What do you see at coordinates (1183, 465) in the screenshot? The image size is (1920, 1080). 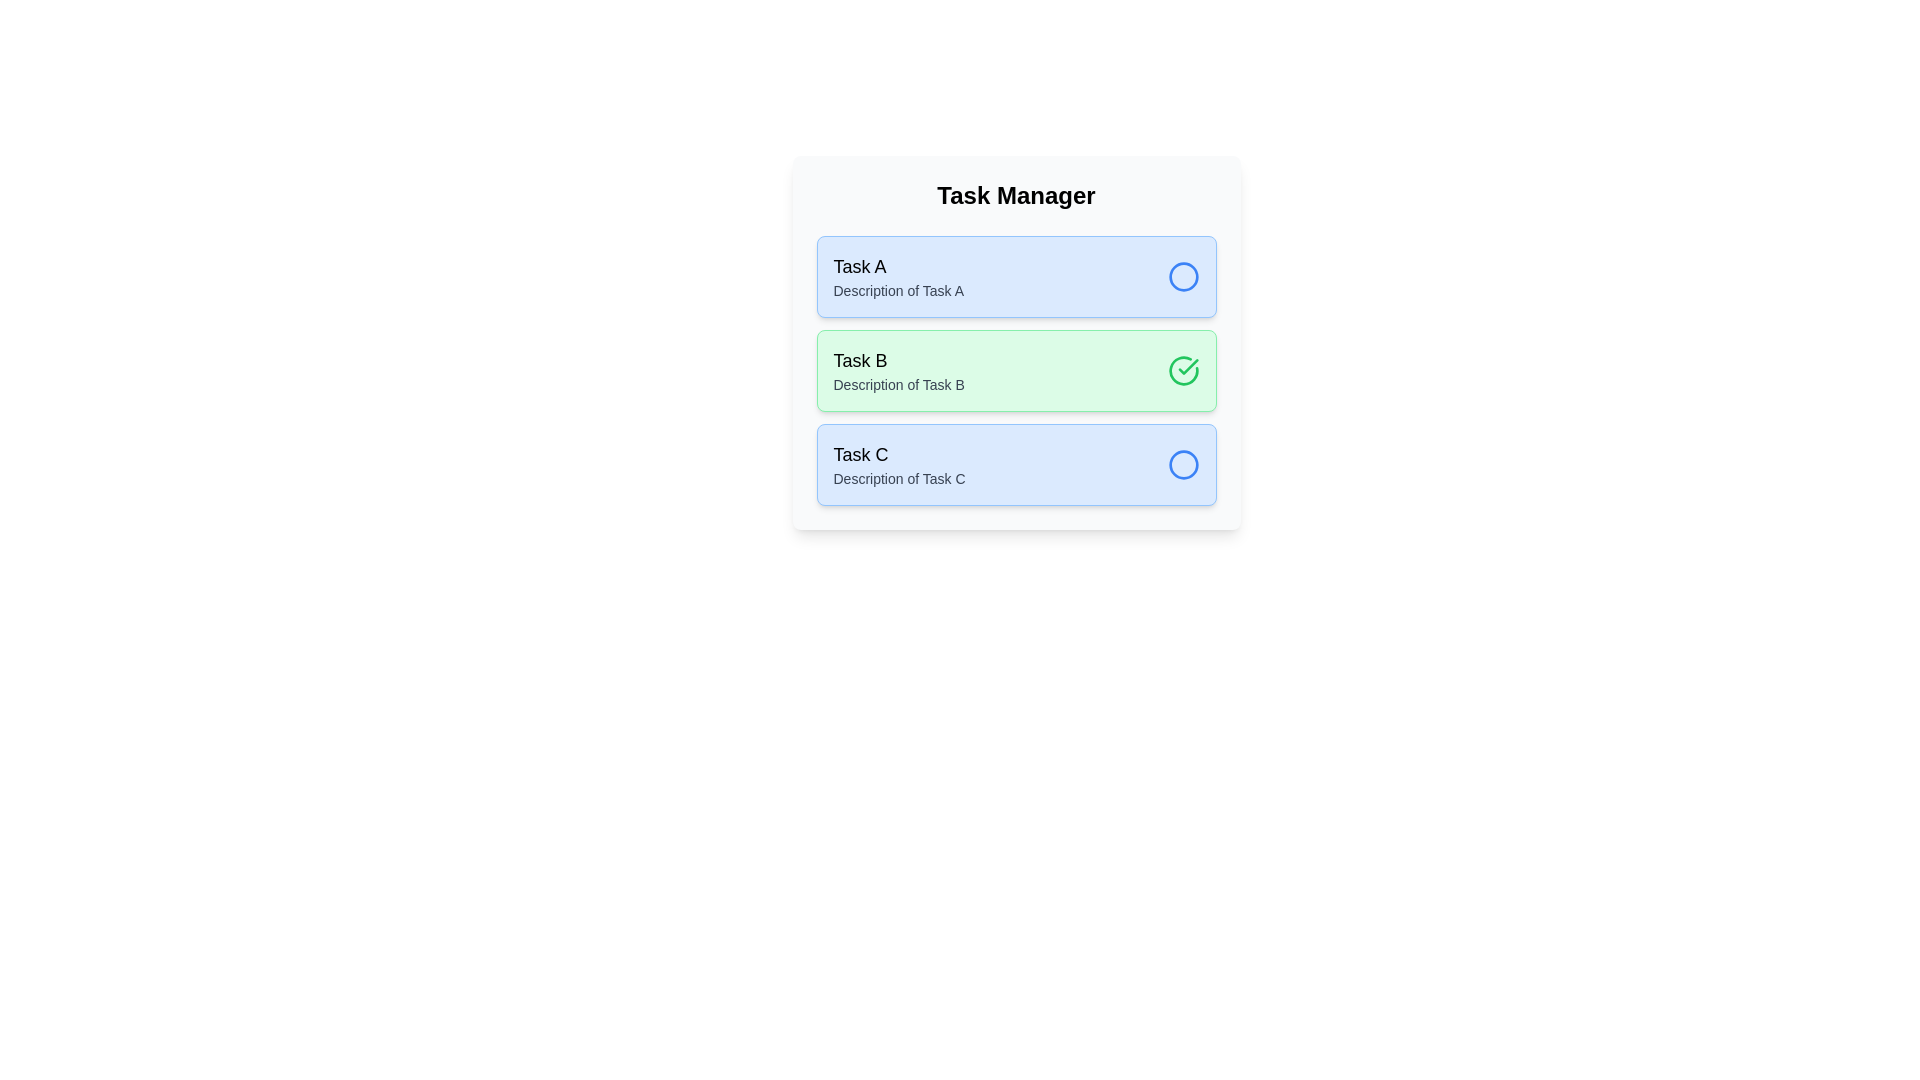 I see `the circular icon in the top-right corner of the 'Task A' card, which indicates a pending status` at bounding box center [1183, 465].